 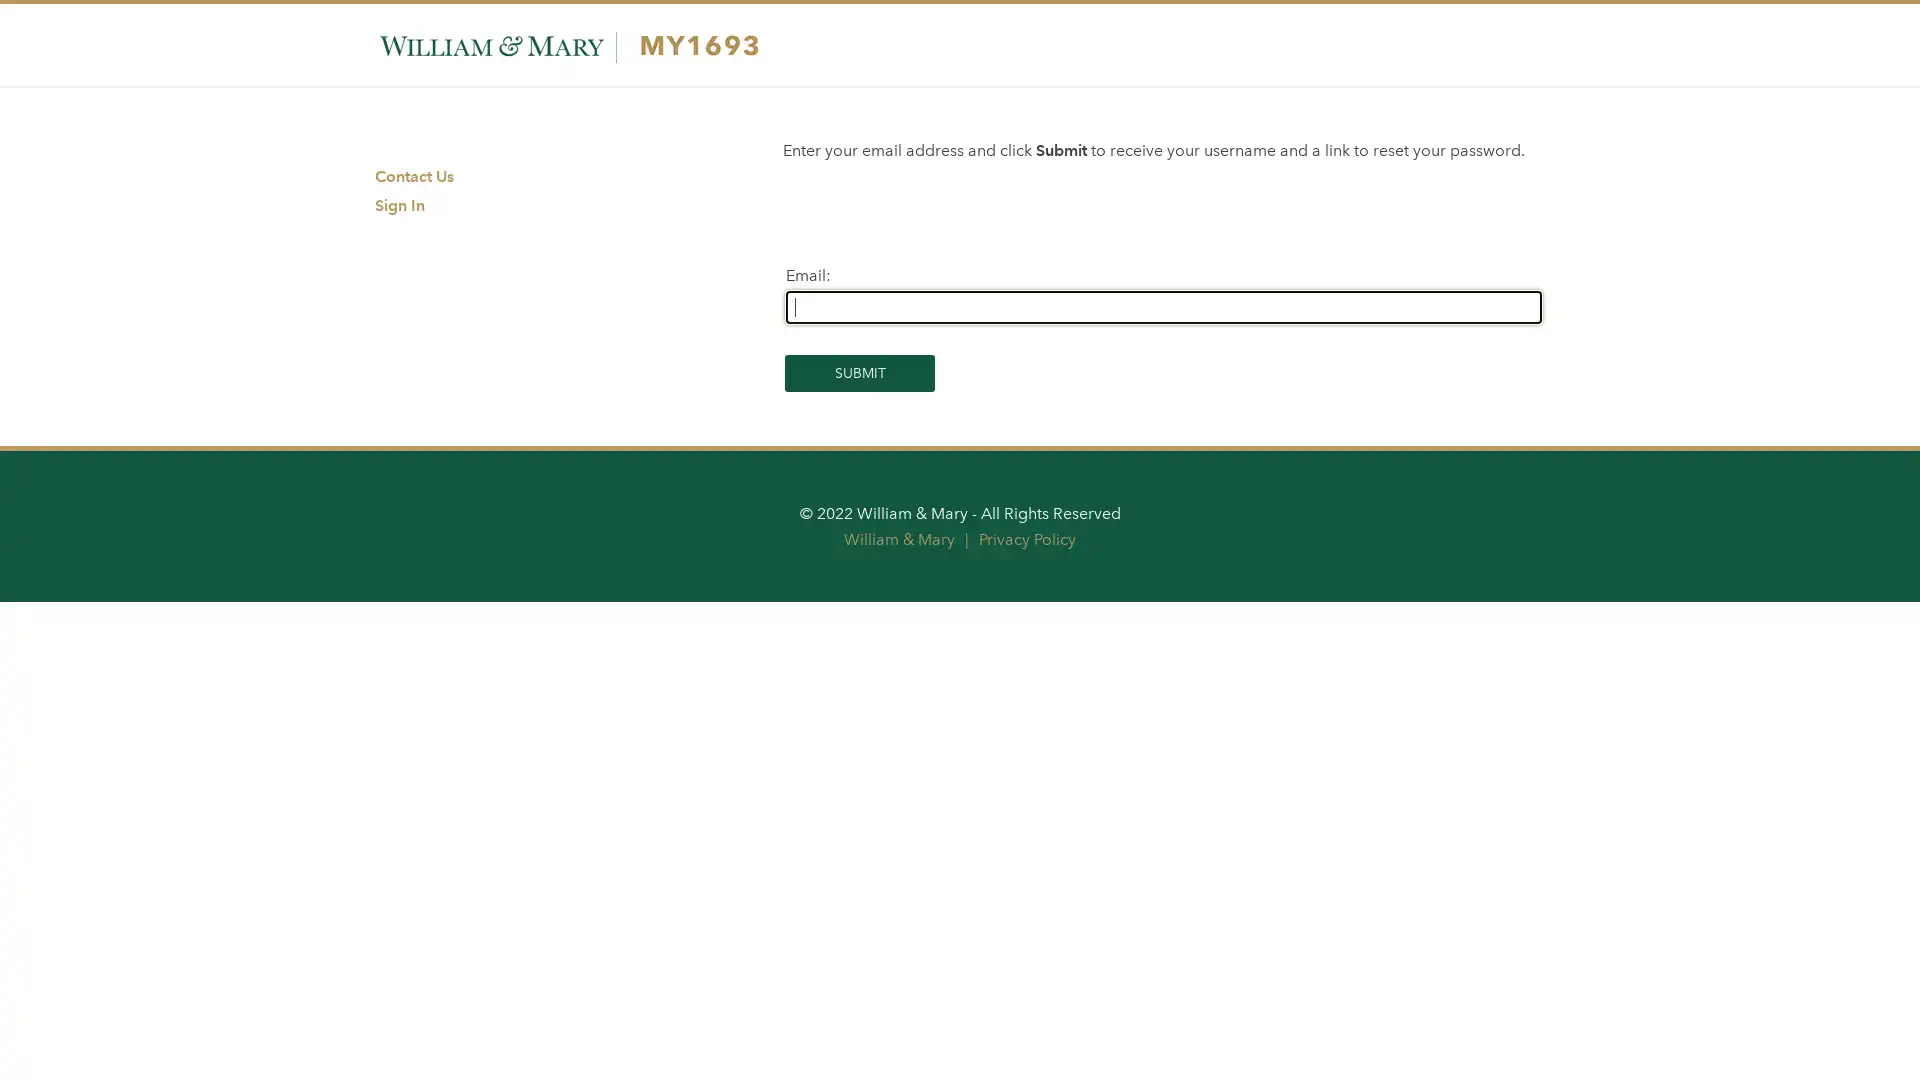 What do you see at coordinates (859, 373) in the screenshot?
I see `Submit` at bounding box center [859, 373].